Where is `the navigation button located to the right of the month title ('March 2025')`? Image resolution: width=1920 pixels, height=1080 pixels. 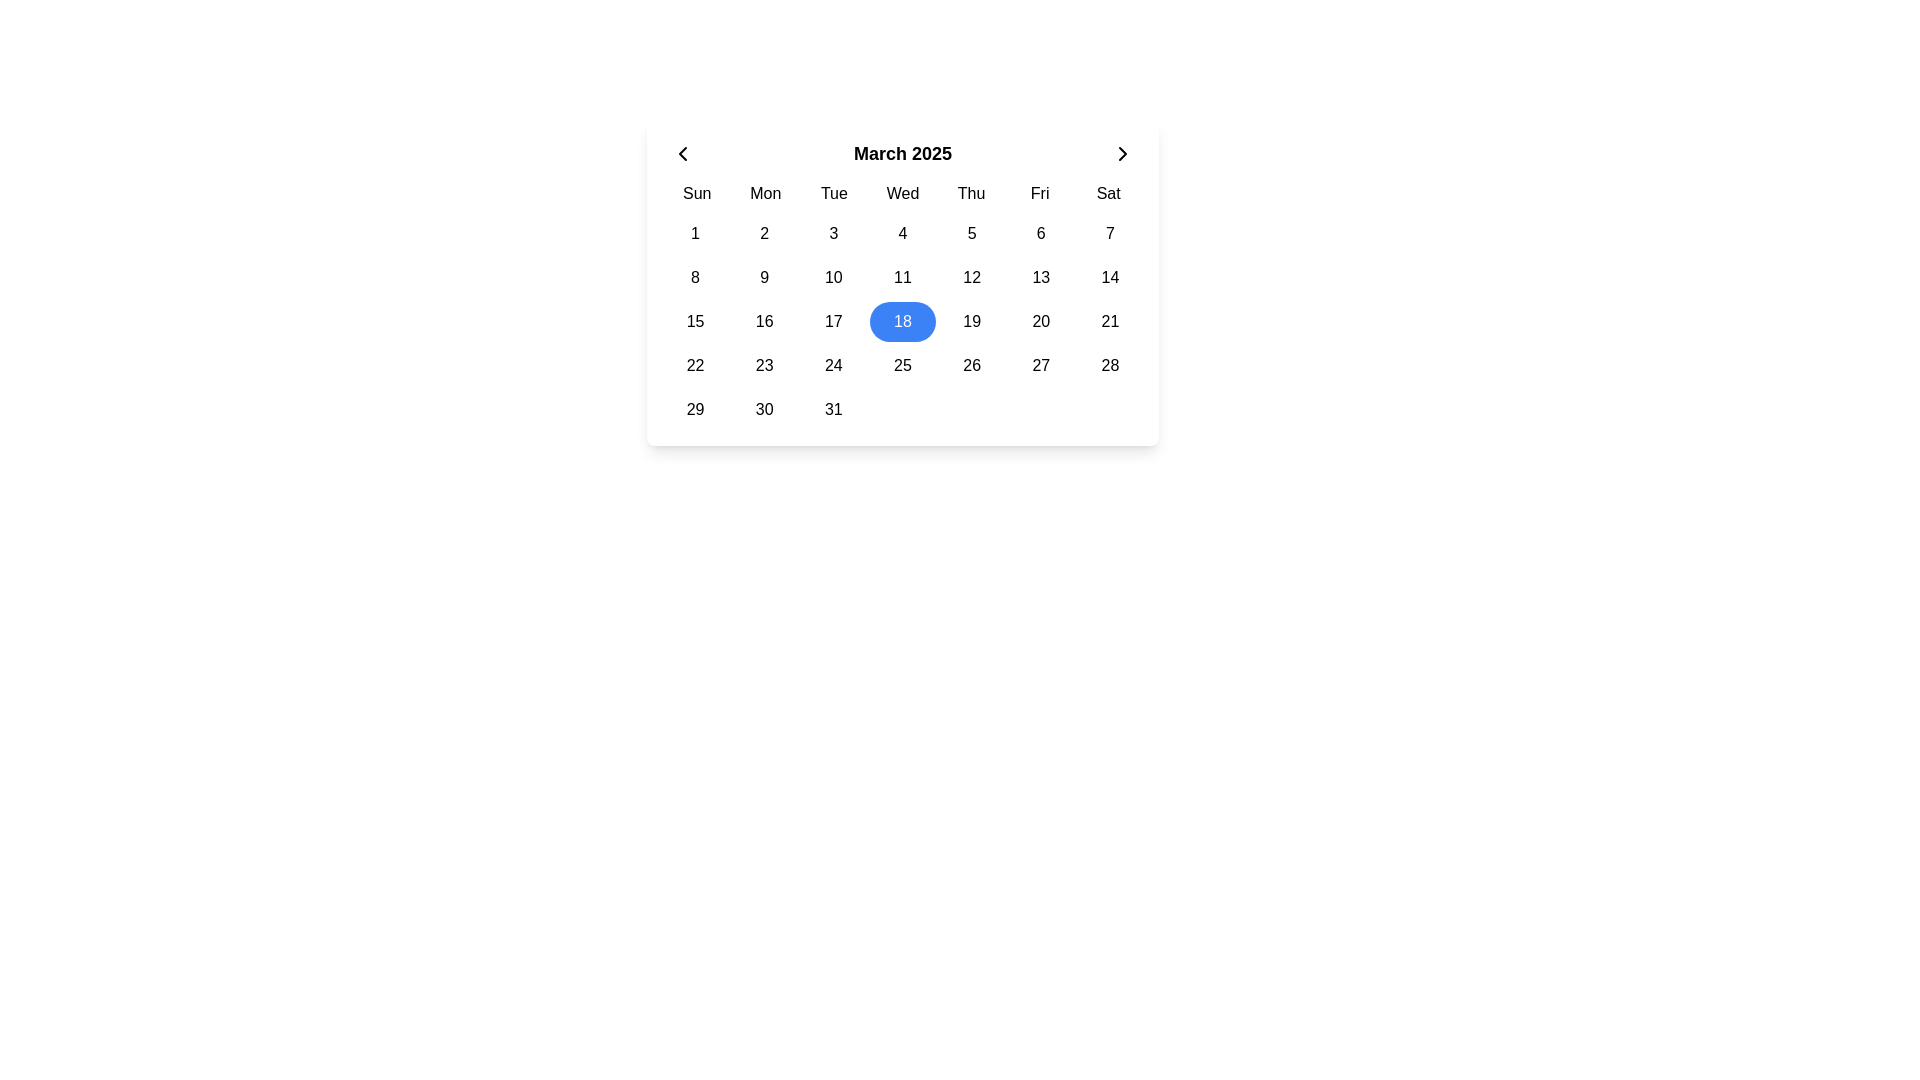 the navigation button located to the right of the month title ('March 2025') is located at coordinates (1123, 153).